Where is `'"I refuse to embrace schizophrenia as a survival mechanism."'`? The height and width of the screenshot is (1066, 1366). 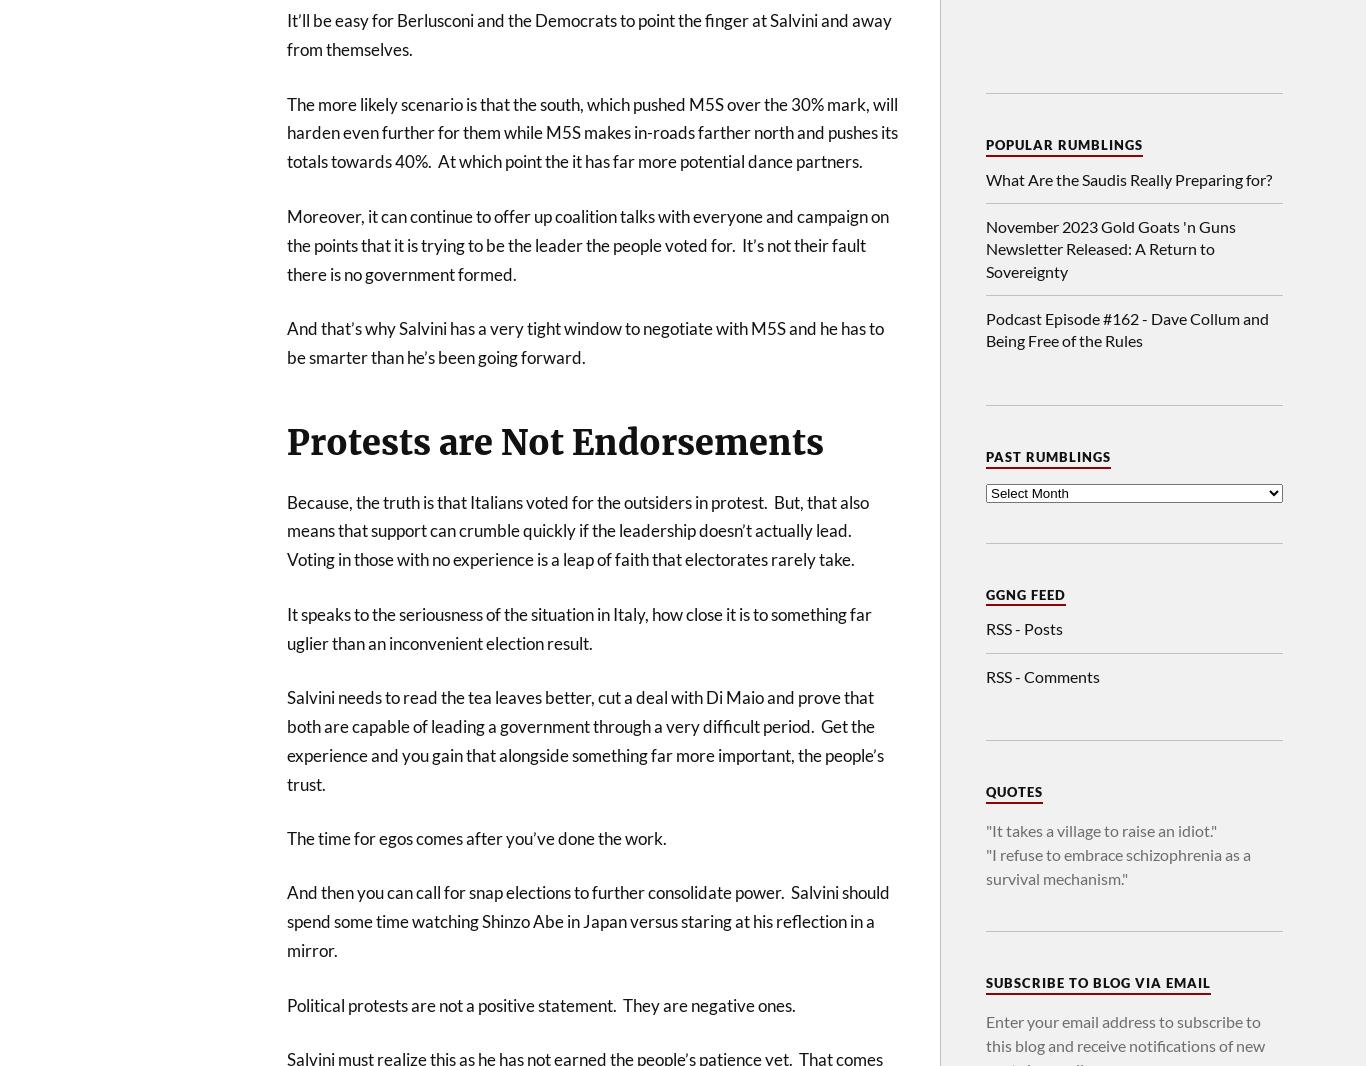 '"I refuse to embrace schizophrenia as a survival mechanism."' is located at coordinates (1117, 866).